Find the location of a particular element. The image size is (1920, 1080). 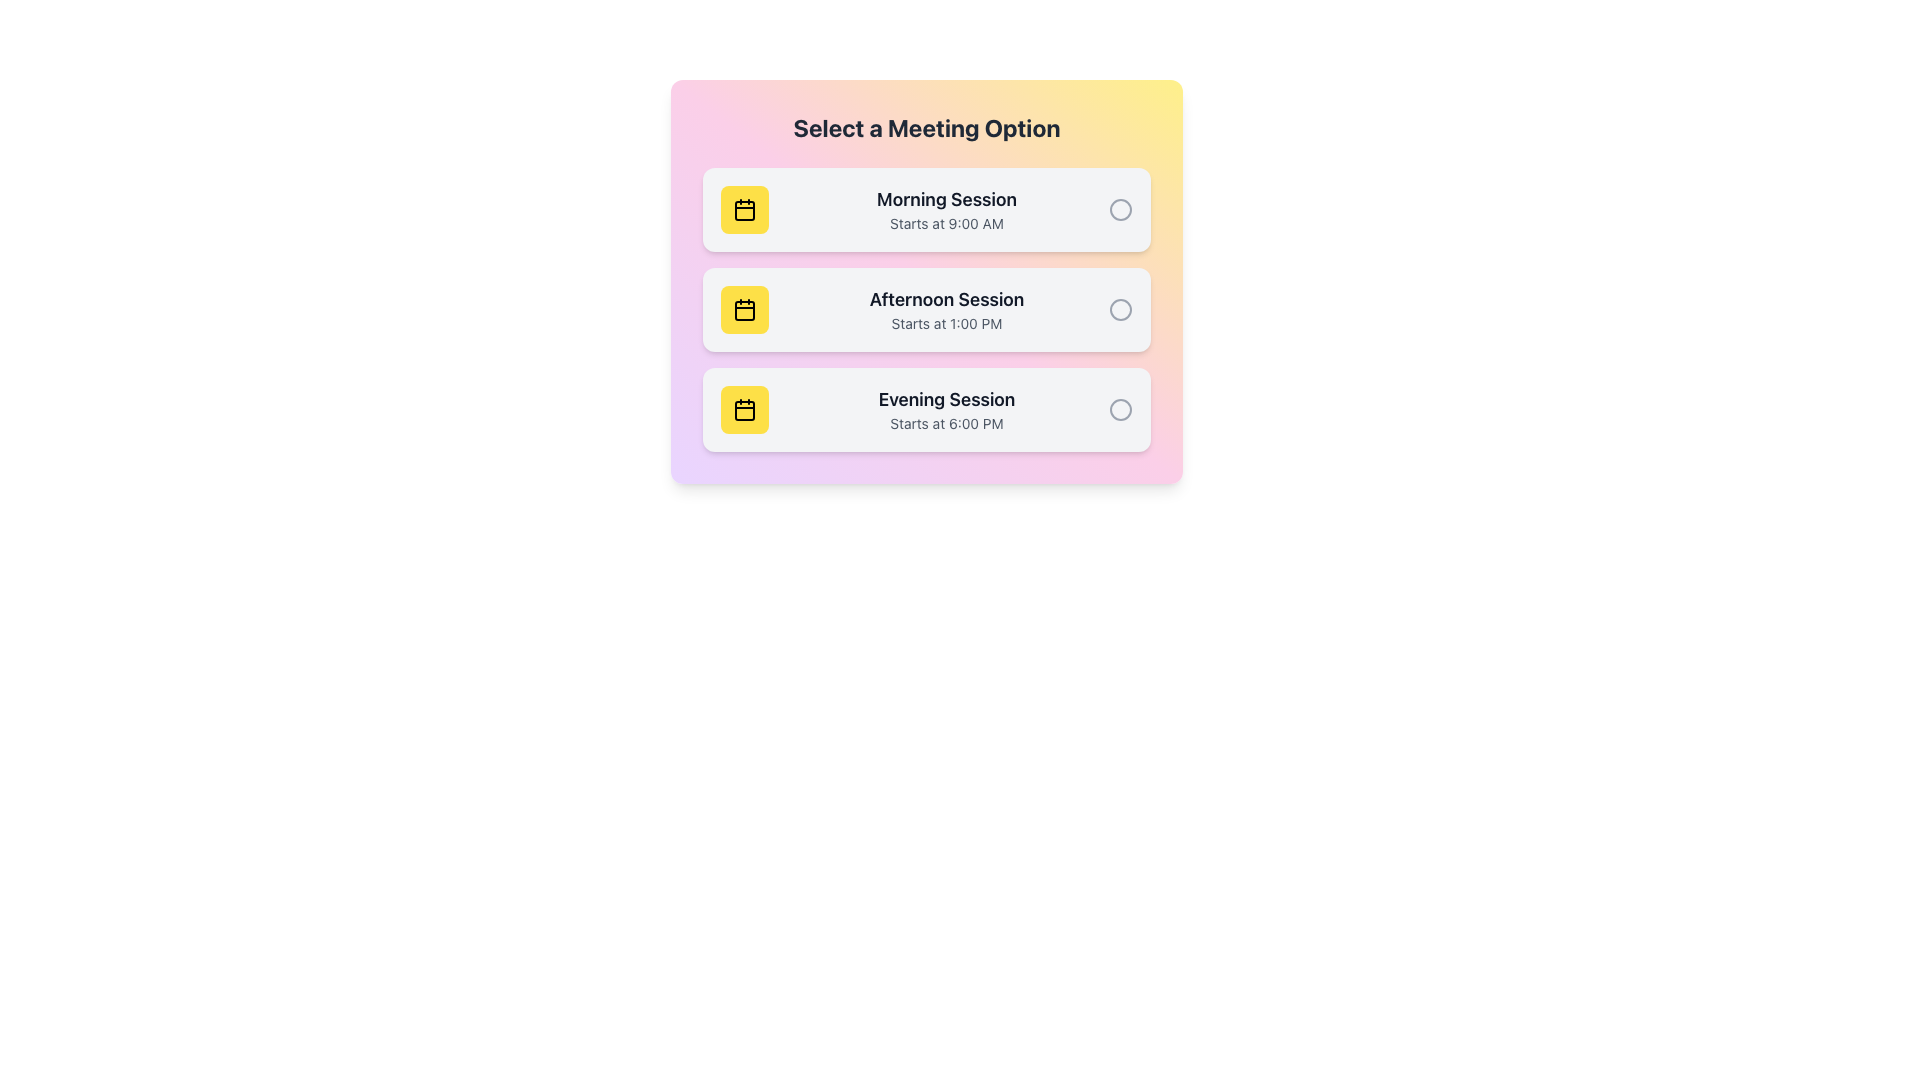

the text label that displays session details, including the session title and starting time, to associate with the session information is located at coordinates (945, 209).